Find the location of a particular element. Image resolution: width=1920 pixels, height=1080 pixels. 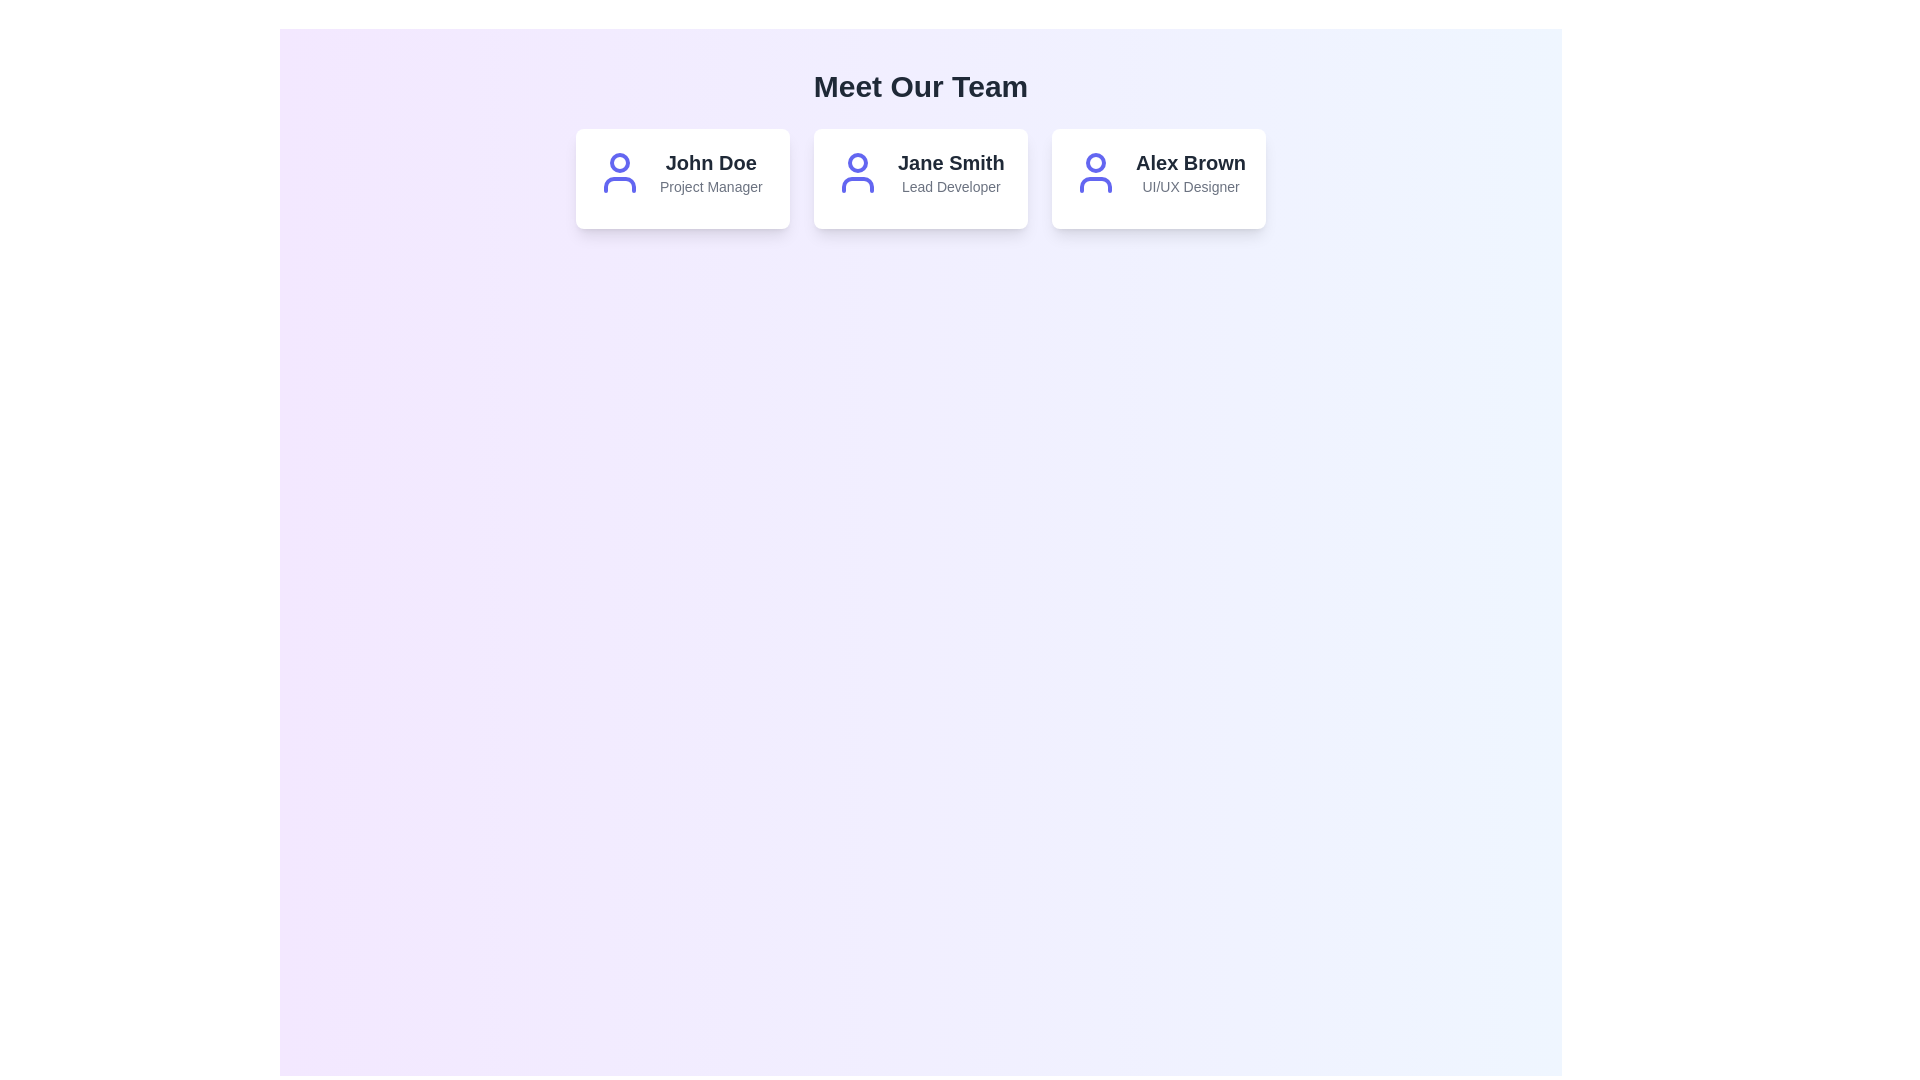

text from the Text Label displaying 'Alex Brown' and 'UI/UX Designer' which is the third item in the list under 'Meet Our Team' is located at coordinates (1190, 172).